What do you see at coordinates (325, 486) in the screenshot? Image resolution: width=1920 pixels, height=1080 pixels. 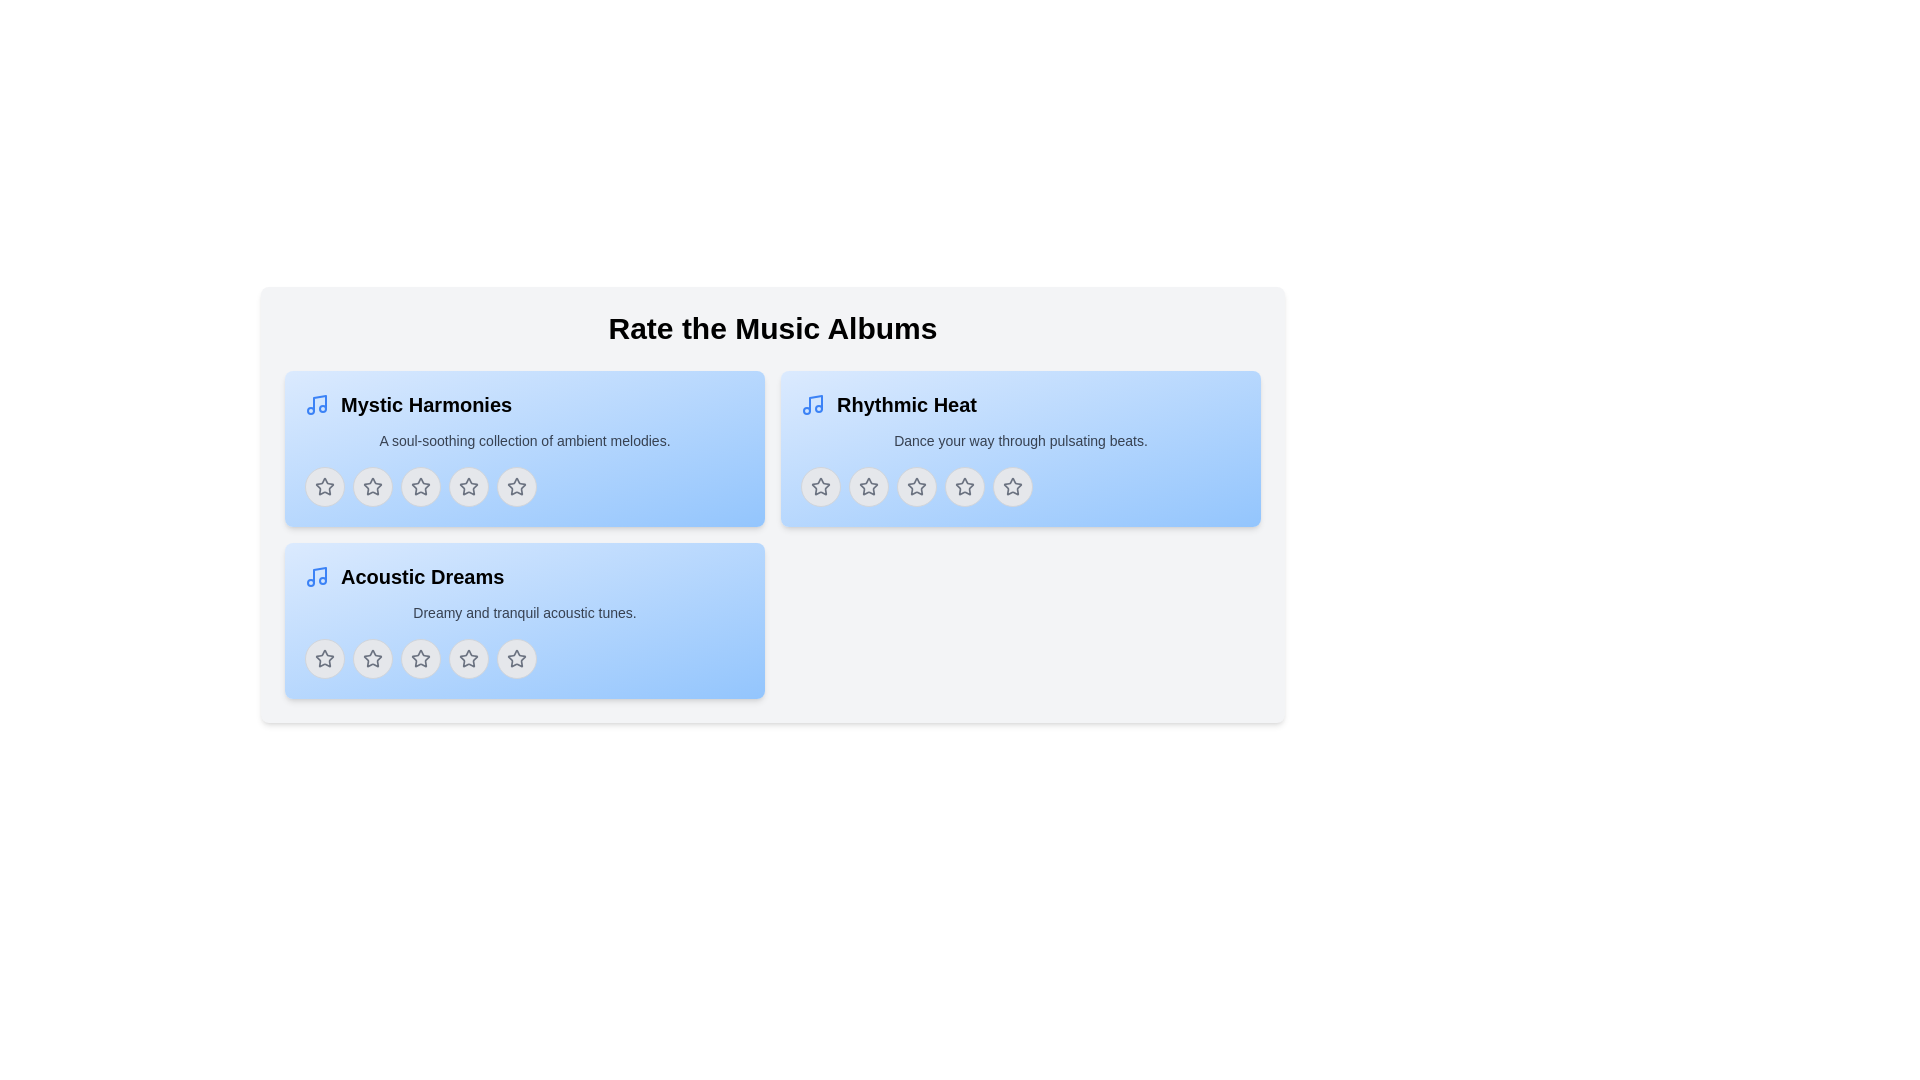 I see `the leftmost star icon in the Interactive Star Rating section under the 'Mystic Harmonies' album` at bounding box center [325, 486].